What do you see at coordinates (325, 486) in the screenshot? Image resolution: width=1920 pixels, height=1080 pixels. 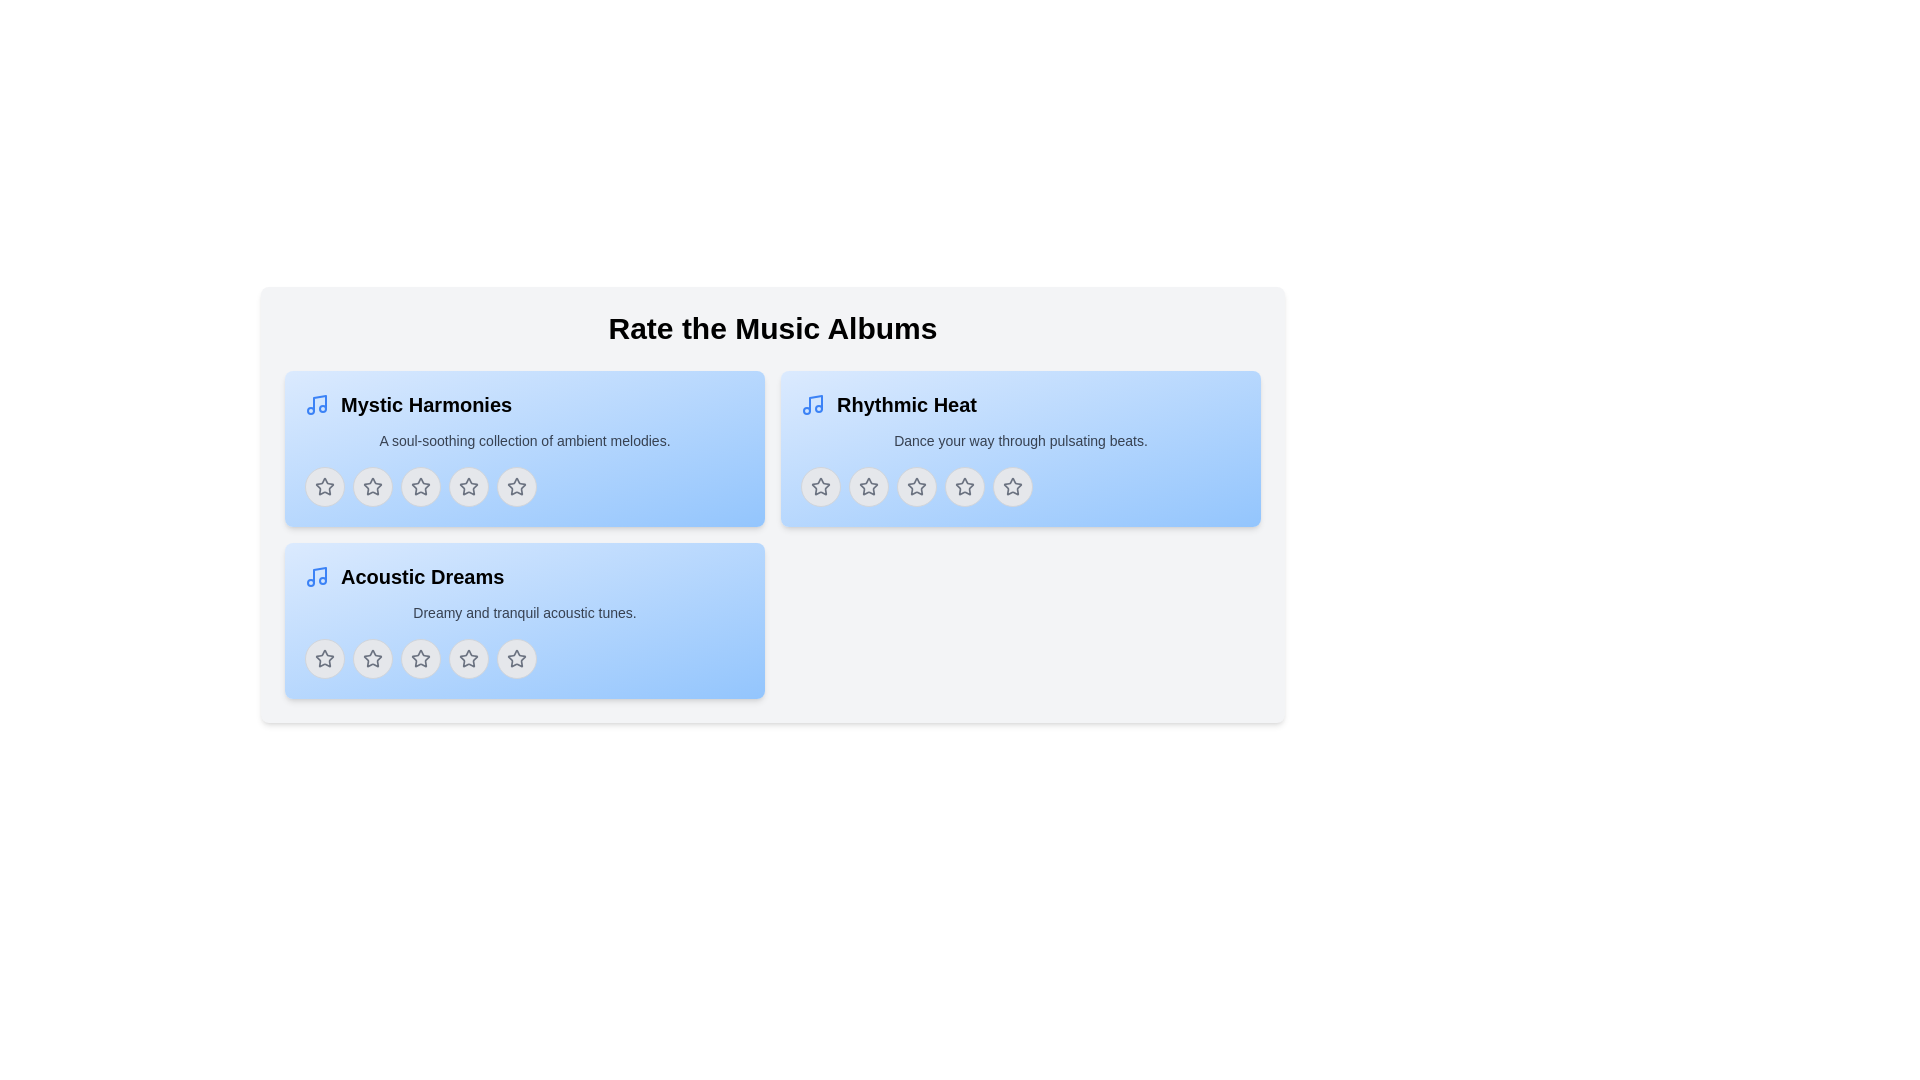 I see `the leftmost star icon in the Interactive Star Rating section under the 'Mystic Harmonies' album` at bounding box center [325, 486].